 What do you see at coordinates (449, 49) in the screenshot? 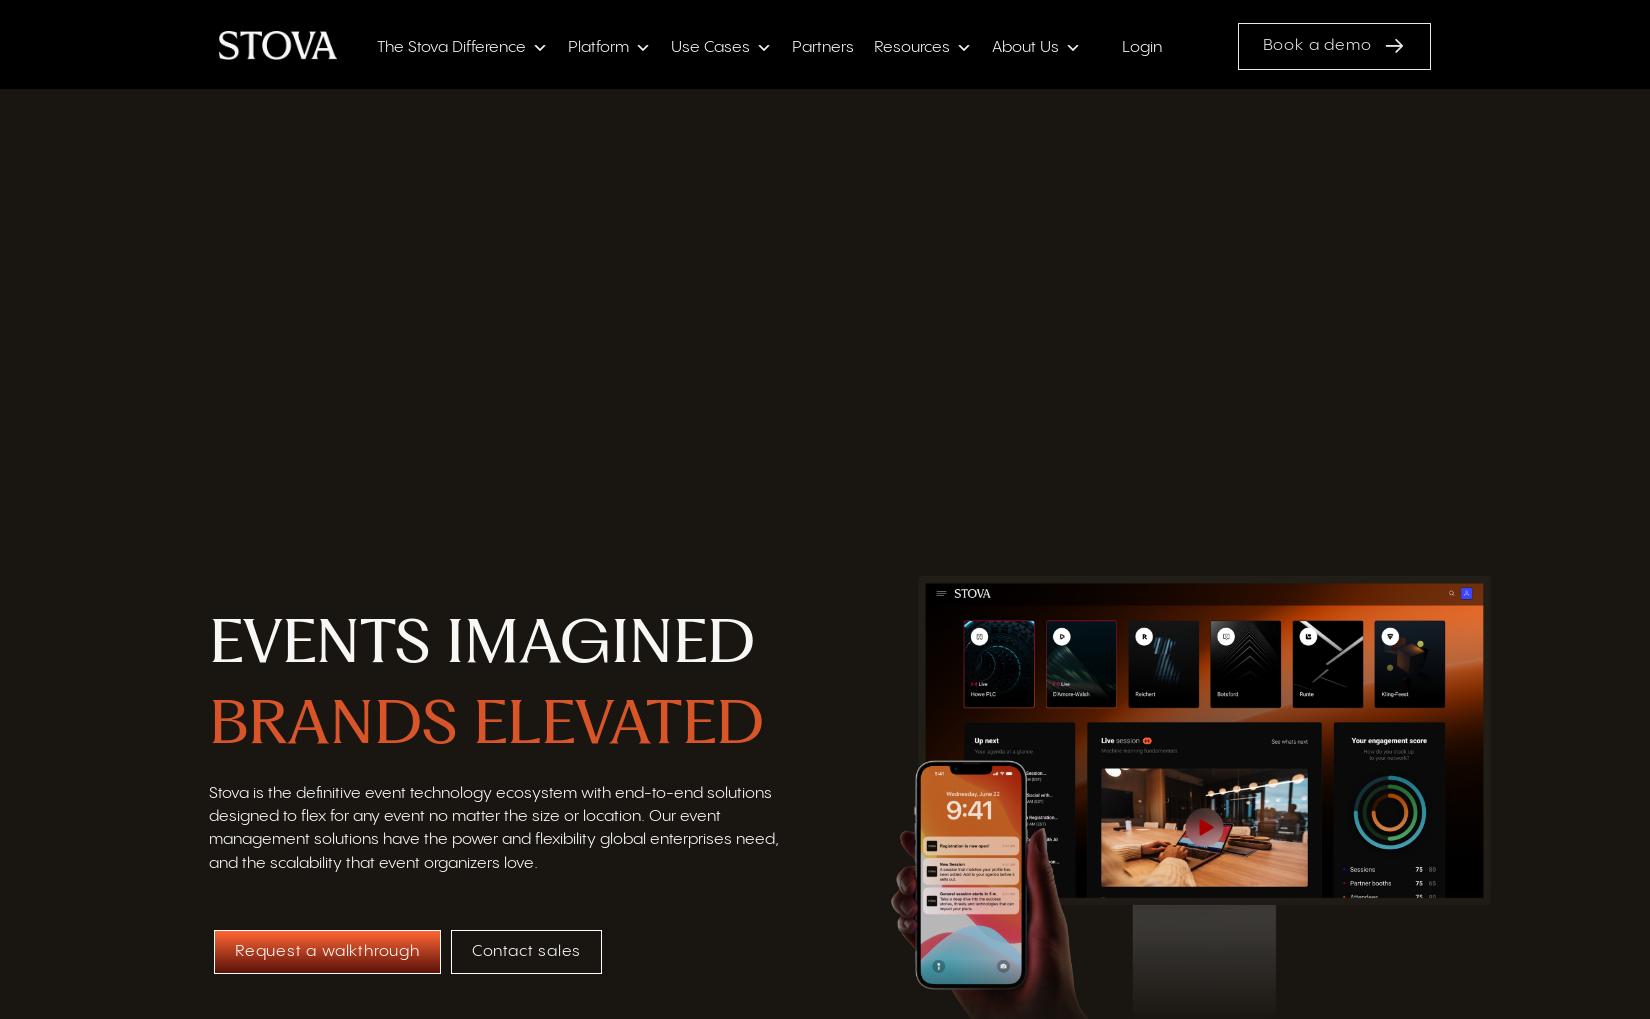
I see `'The Stova Difference'` at bounding box center [449, 49].